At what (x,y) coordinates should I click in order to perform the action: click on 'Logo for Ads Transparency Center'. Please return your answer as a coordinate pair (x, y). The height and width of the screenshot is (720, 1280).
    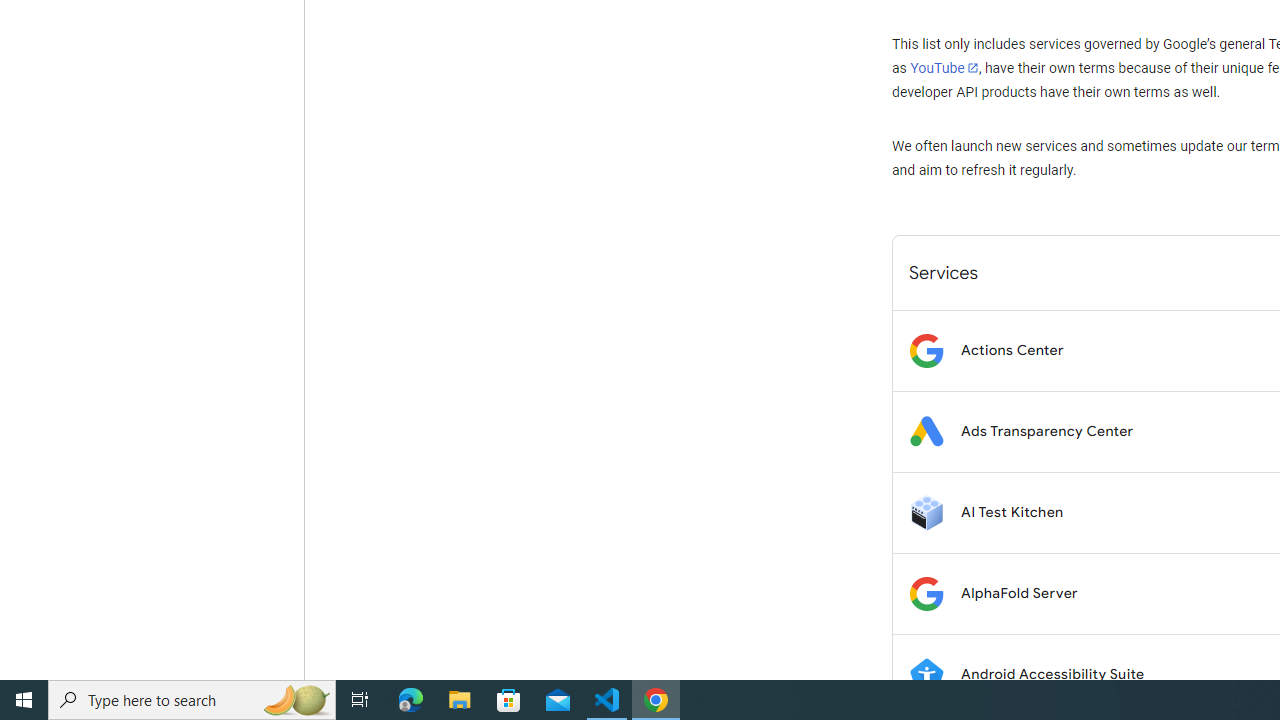
    Looking at the image, I should click on (925, 430).